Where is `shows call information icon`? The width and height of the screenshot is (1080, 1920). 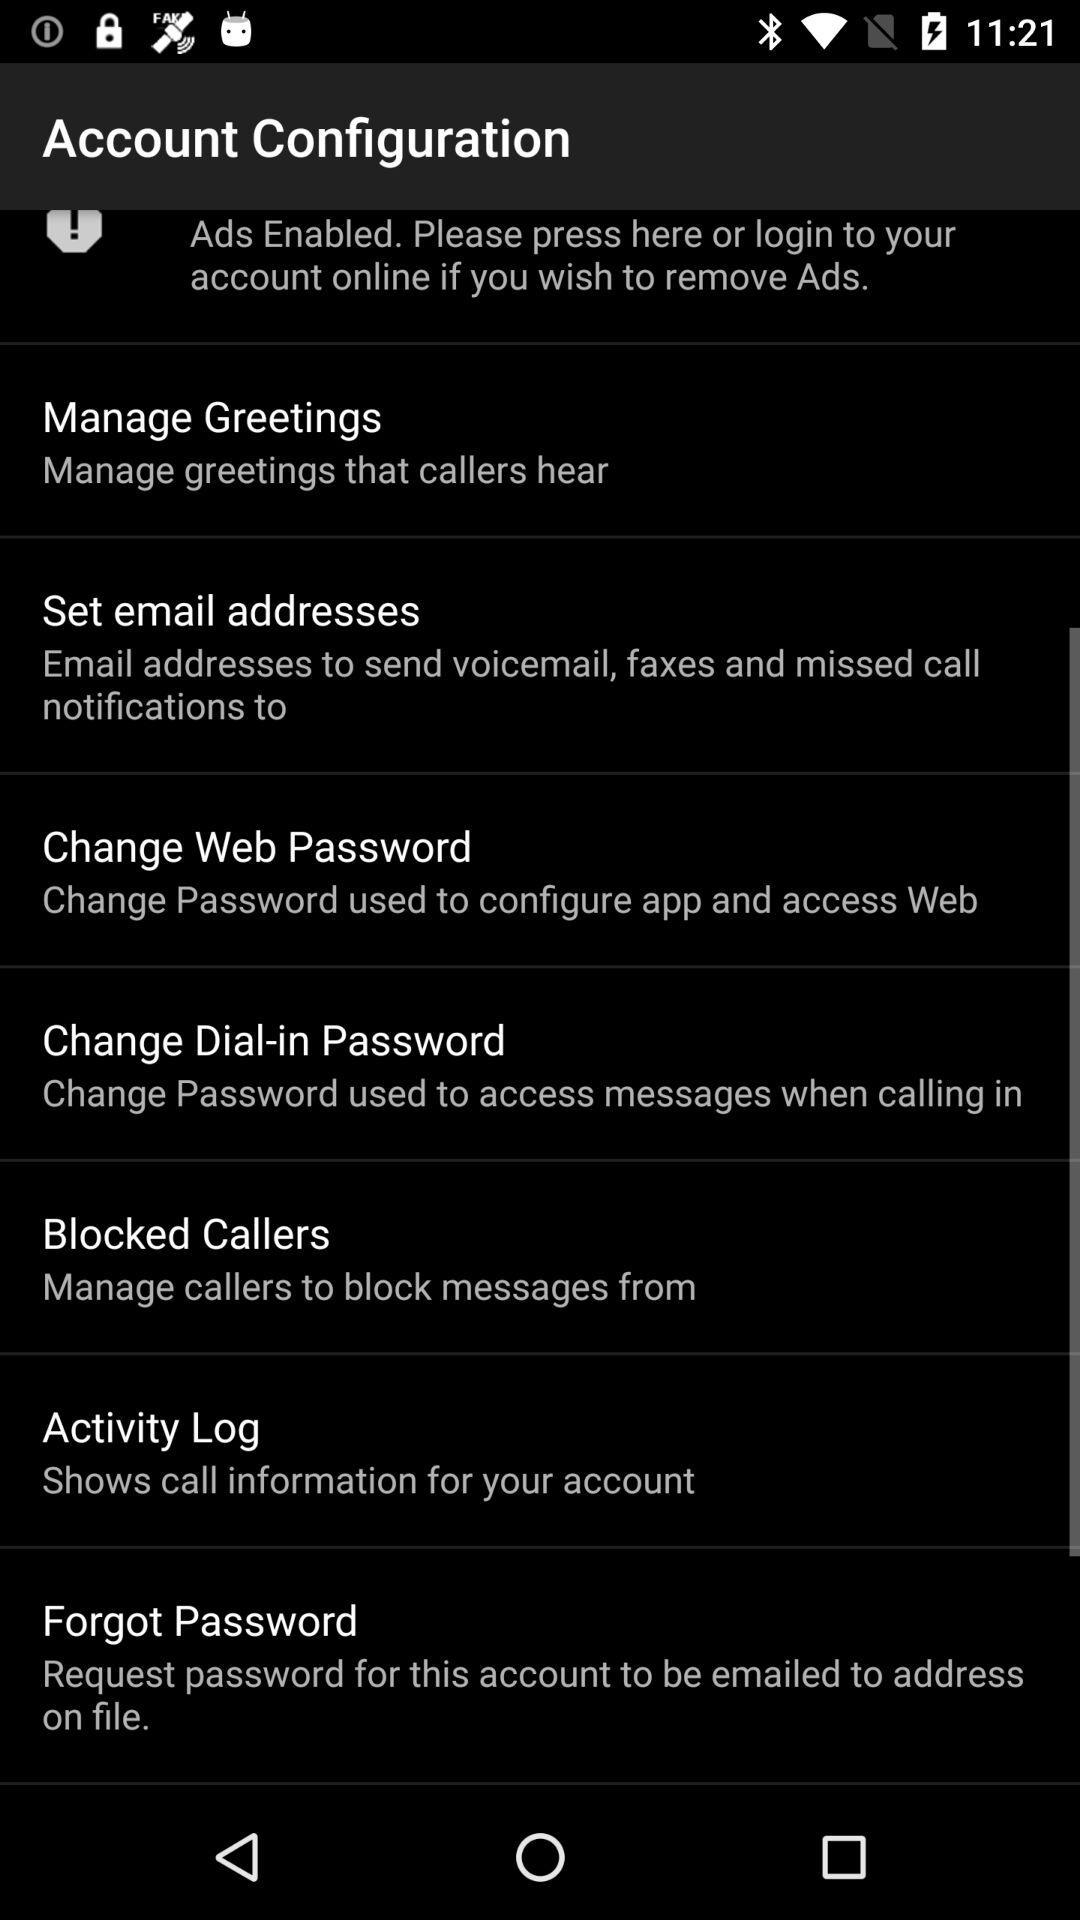 shows call information icon is located at coordinates (368, 1478).